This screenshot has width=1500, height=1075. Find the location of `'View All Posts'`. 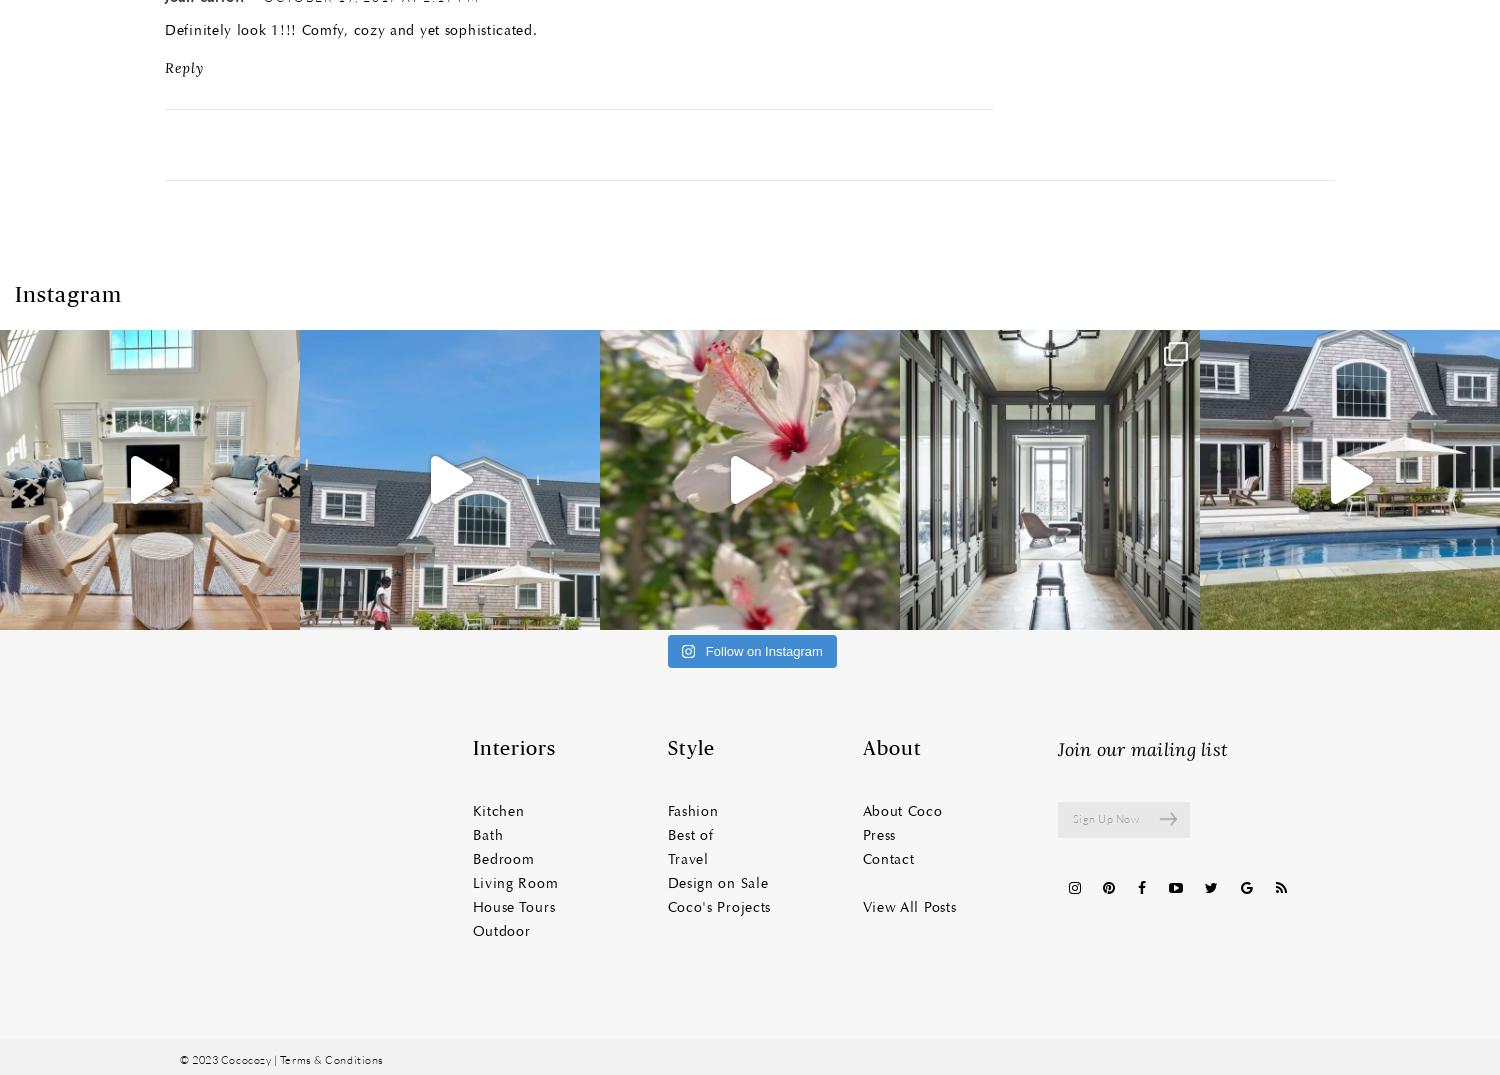

'View All Posts' is located at coordinates (909, 906).